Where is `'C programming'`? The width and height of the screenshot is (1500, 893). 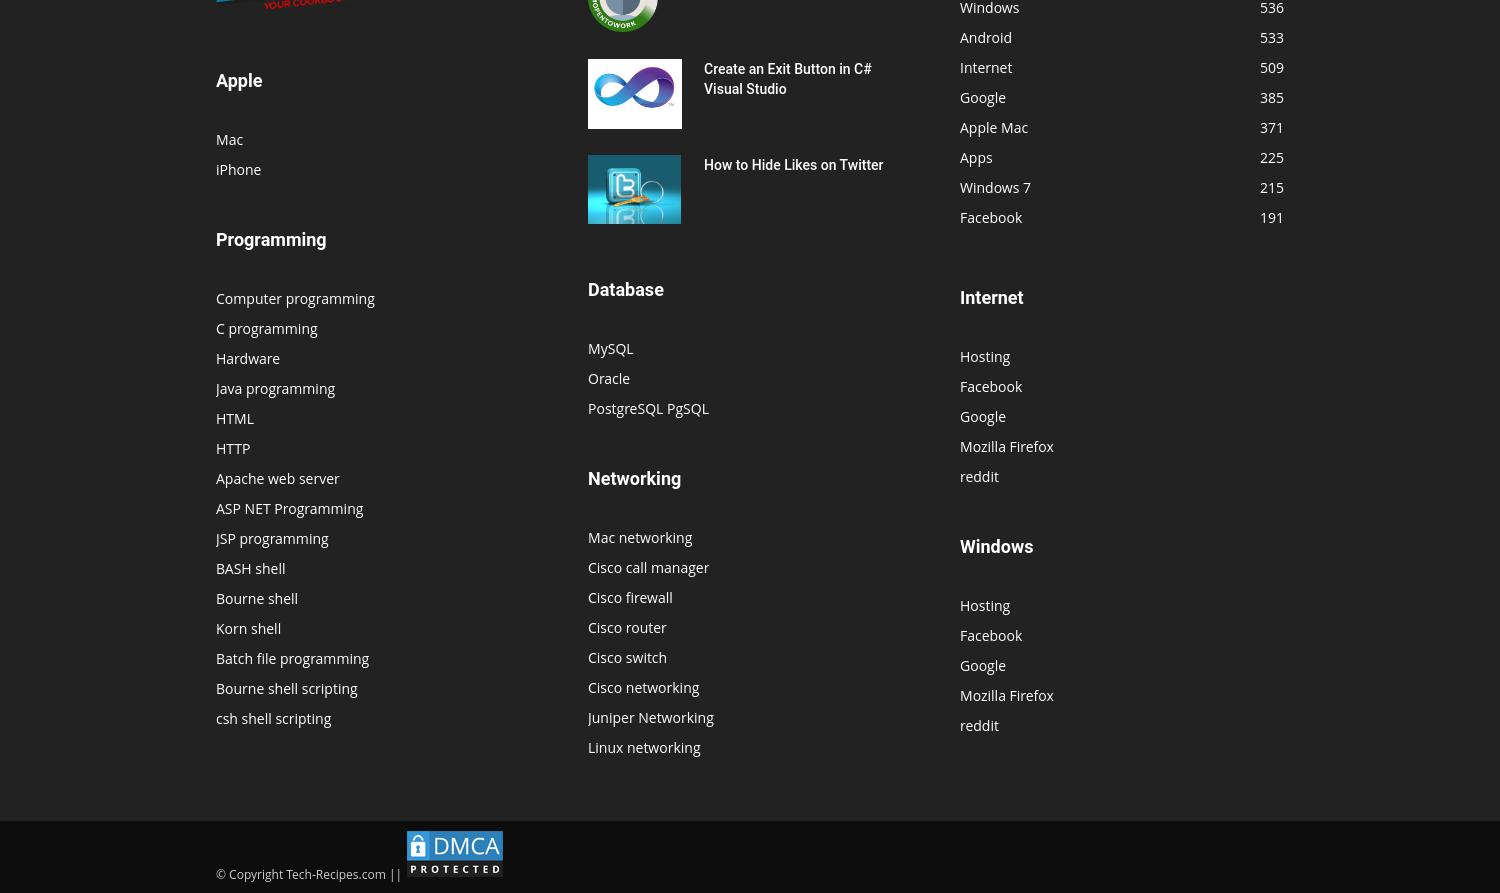
'C programming' is located at coordinates (266, 327).